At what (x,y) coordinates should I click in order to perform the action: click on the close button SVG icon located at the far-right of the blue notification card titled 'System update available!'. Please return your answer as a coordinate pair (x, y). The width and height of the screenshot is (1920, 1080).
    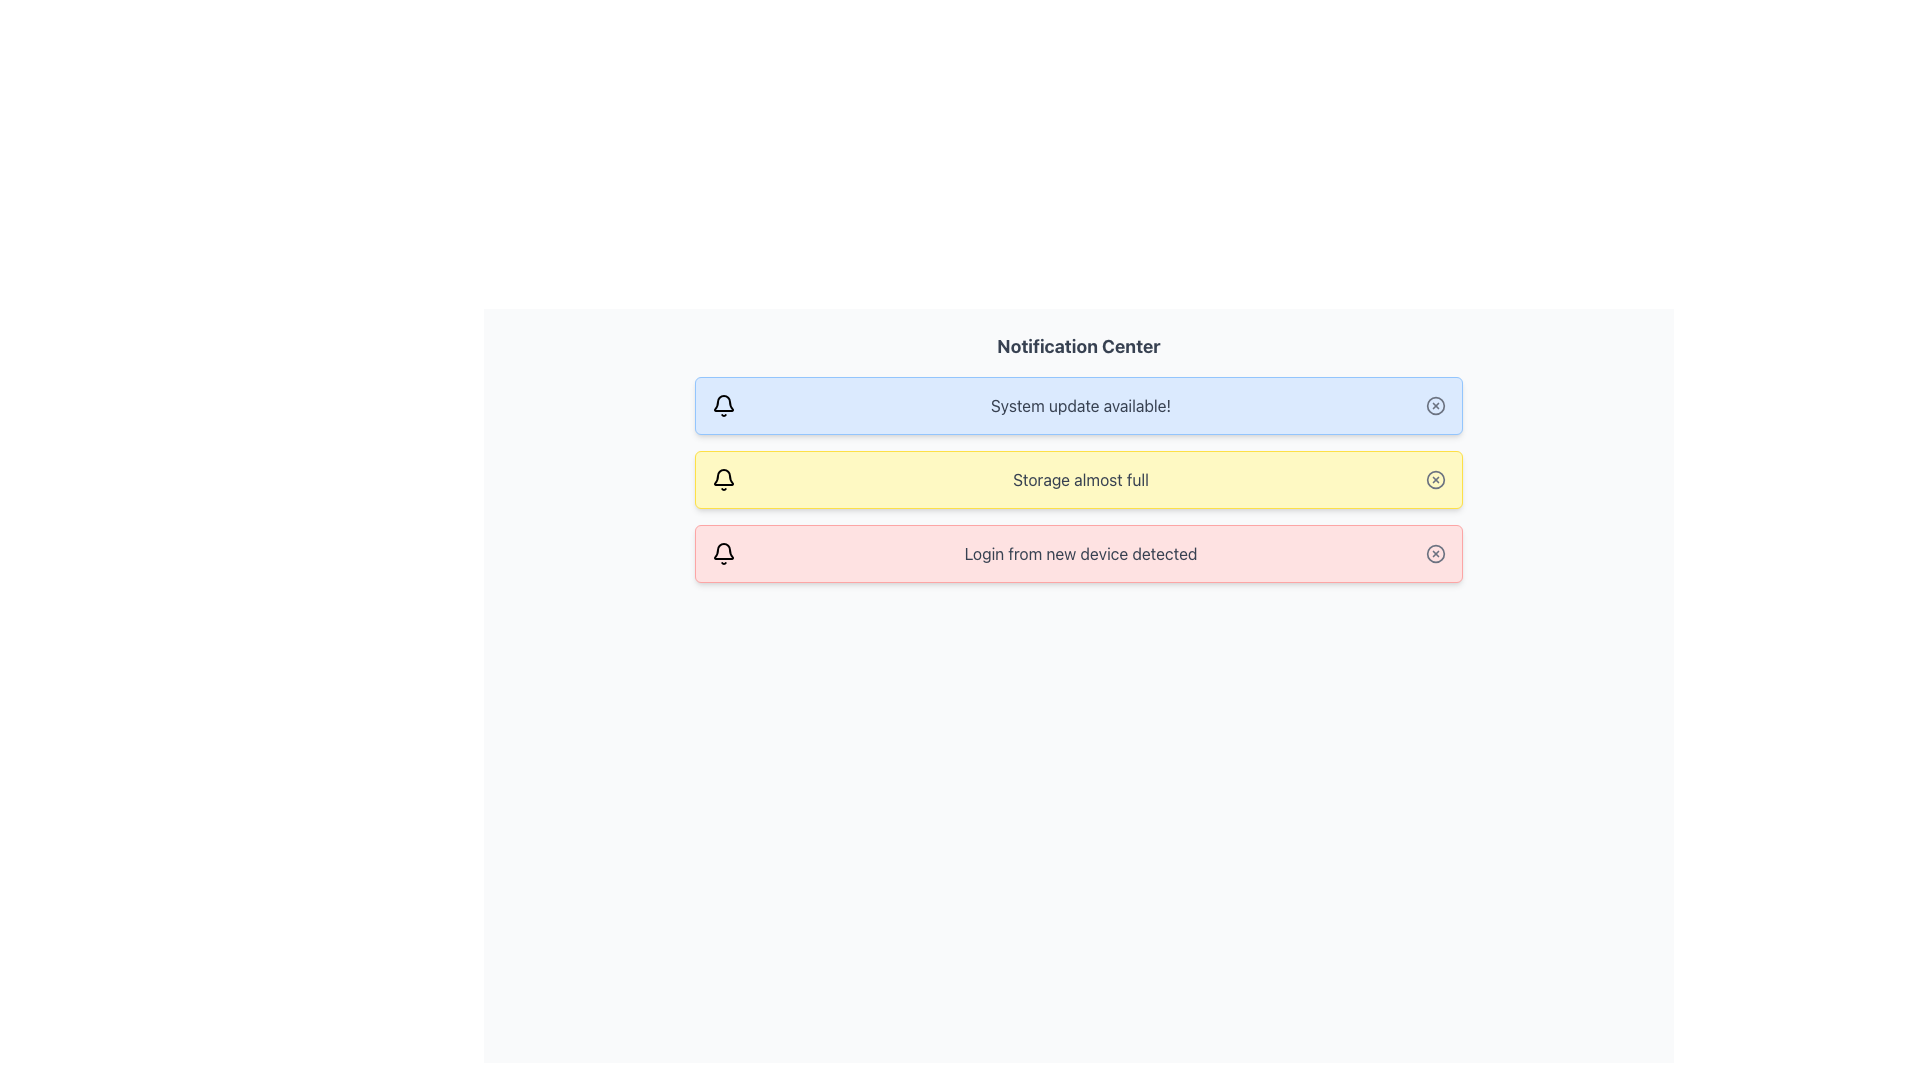
    Looking at the image, I should click on (1434, 405).